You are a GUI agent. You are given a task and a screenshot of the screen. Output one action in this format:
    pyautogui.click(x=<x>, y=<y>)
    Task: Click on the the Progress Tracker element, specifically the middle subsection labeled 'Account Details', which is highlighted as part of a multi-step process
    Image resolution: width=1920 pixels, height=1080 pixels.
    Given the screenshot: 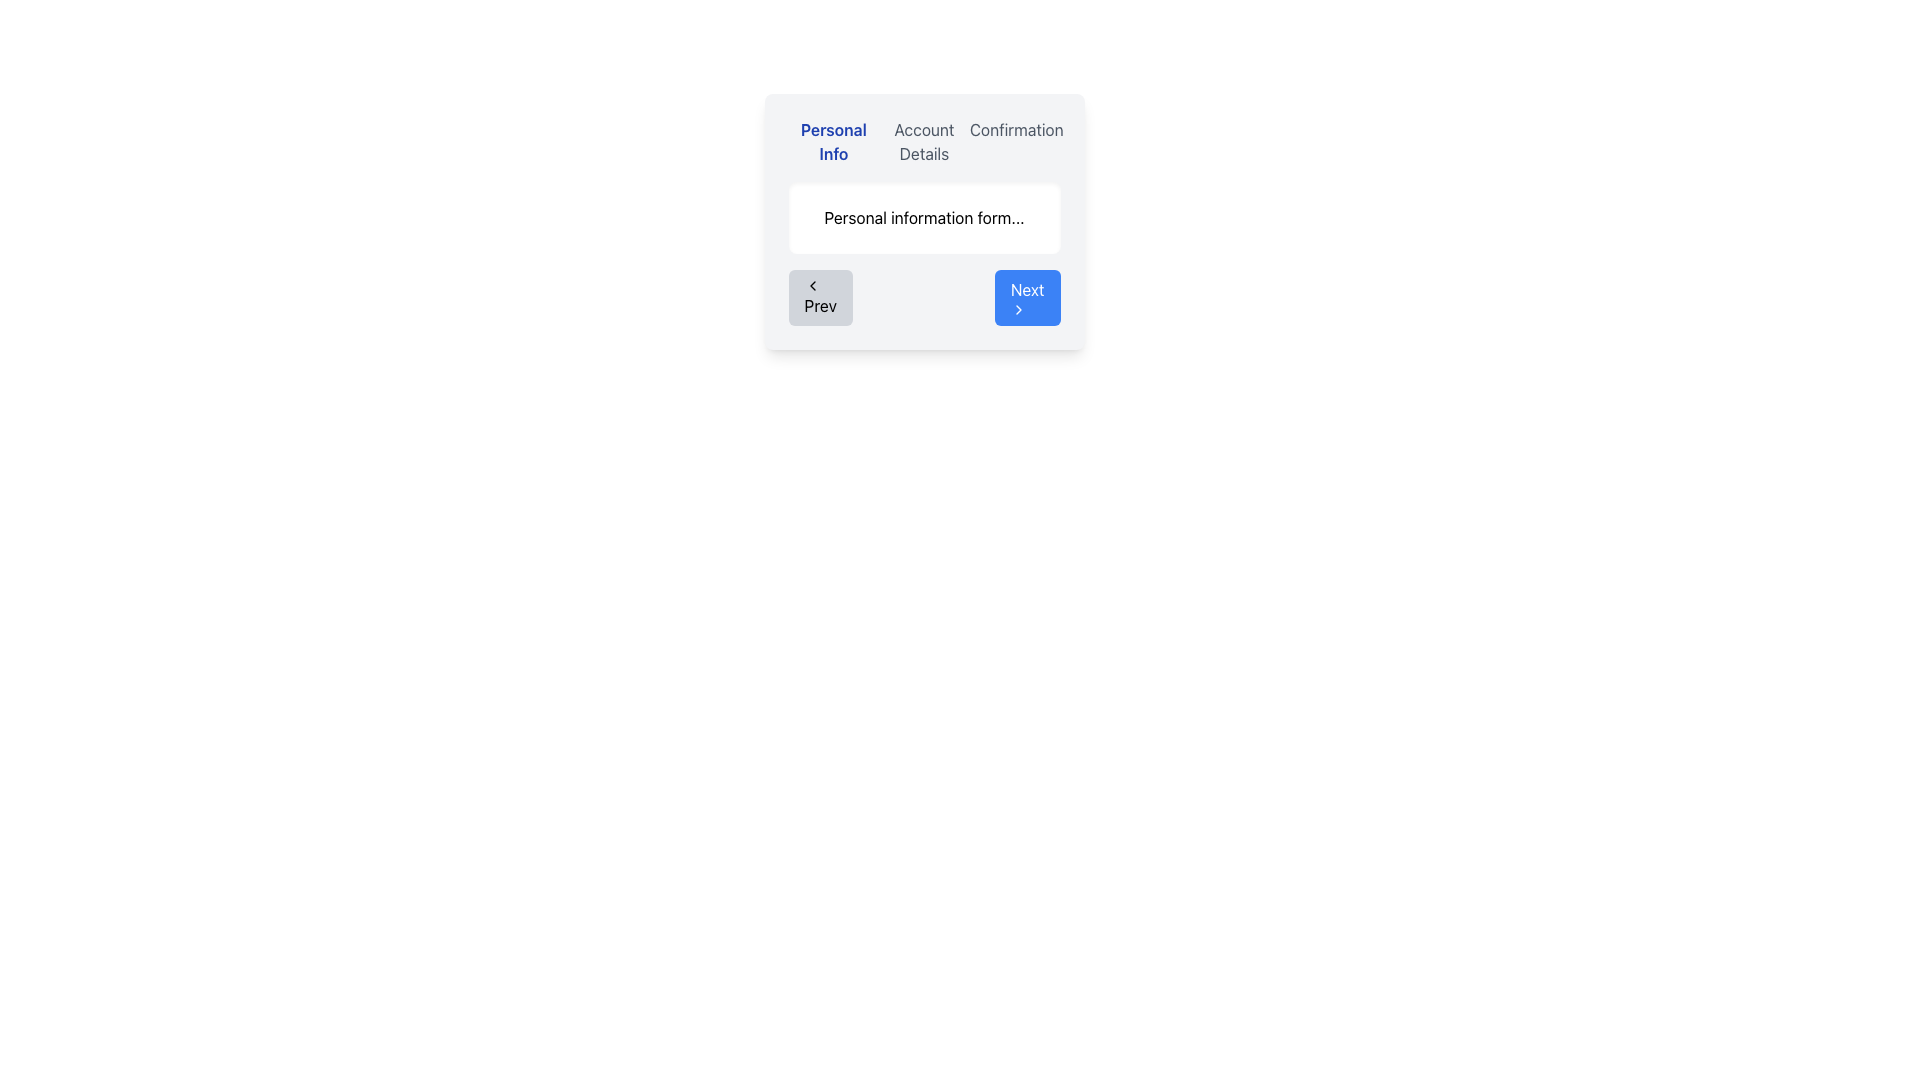 What is the action you would take?
    pyautogui.click(x=923, y=141)
    